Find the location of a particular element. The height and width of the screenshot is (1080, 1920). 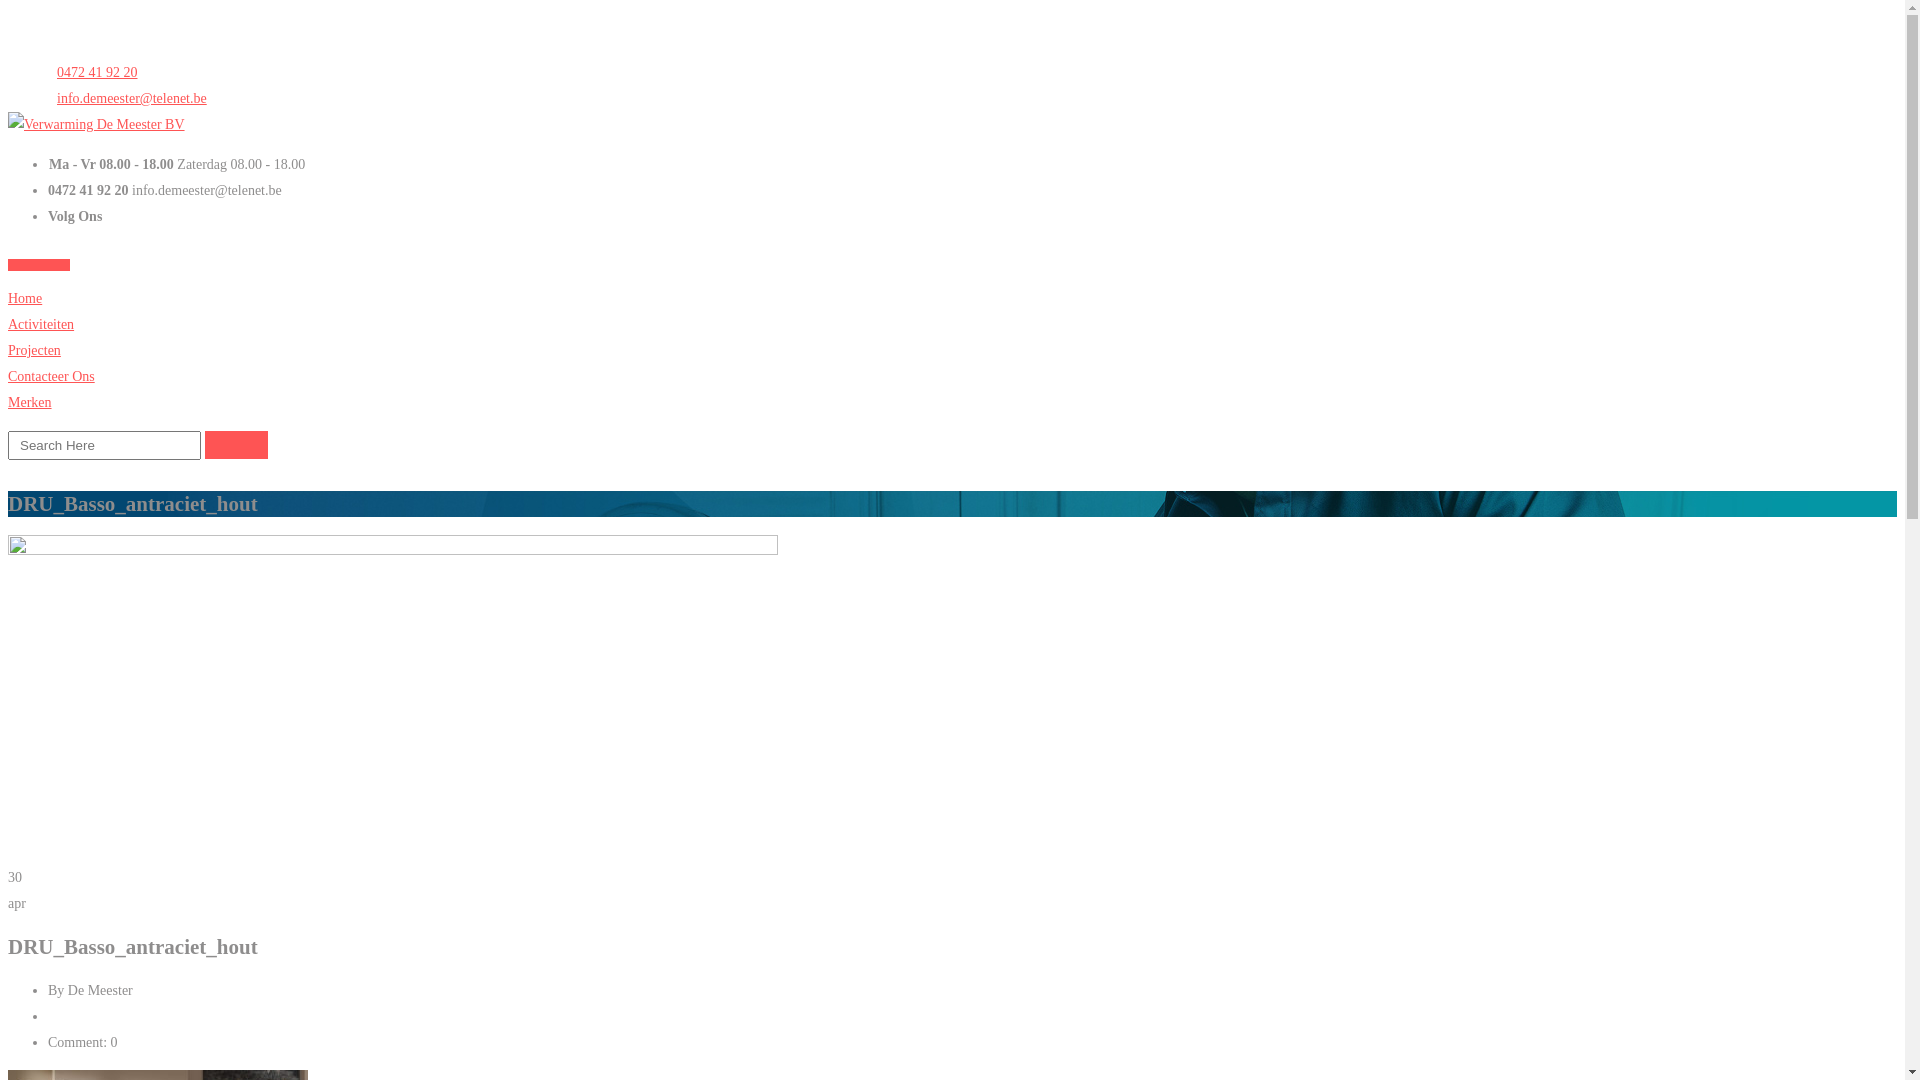

'Search for:' is located at coordinates (103, 444).